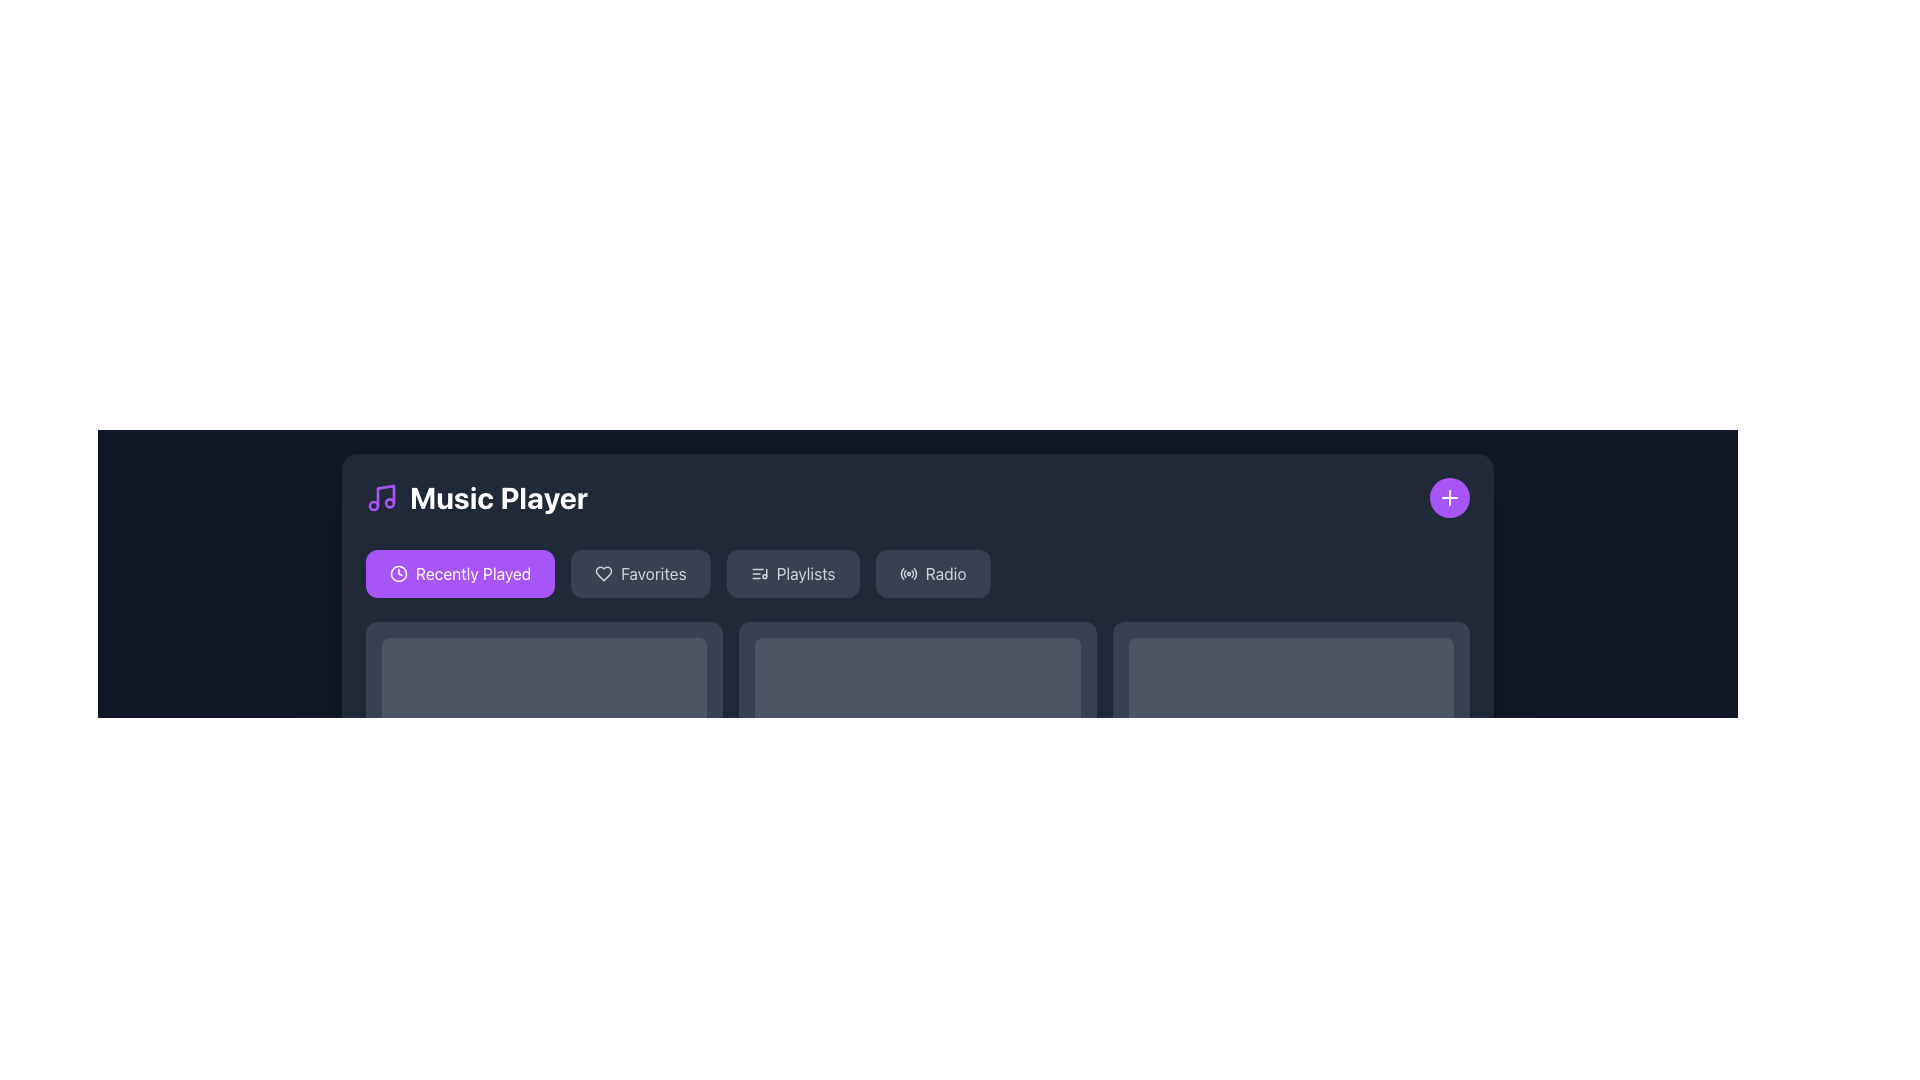 The width and height of the screenshot is (1920, 1080). I want to click on the plus sign button with a circular purple background located in the top-right corner of the interface, so click(1449, 496).